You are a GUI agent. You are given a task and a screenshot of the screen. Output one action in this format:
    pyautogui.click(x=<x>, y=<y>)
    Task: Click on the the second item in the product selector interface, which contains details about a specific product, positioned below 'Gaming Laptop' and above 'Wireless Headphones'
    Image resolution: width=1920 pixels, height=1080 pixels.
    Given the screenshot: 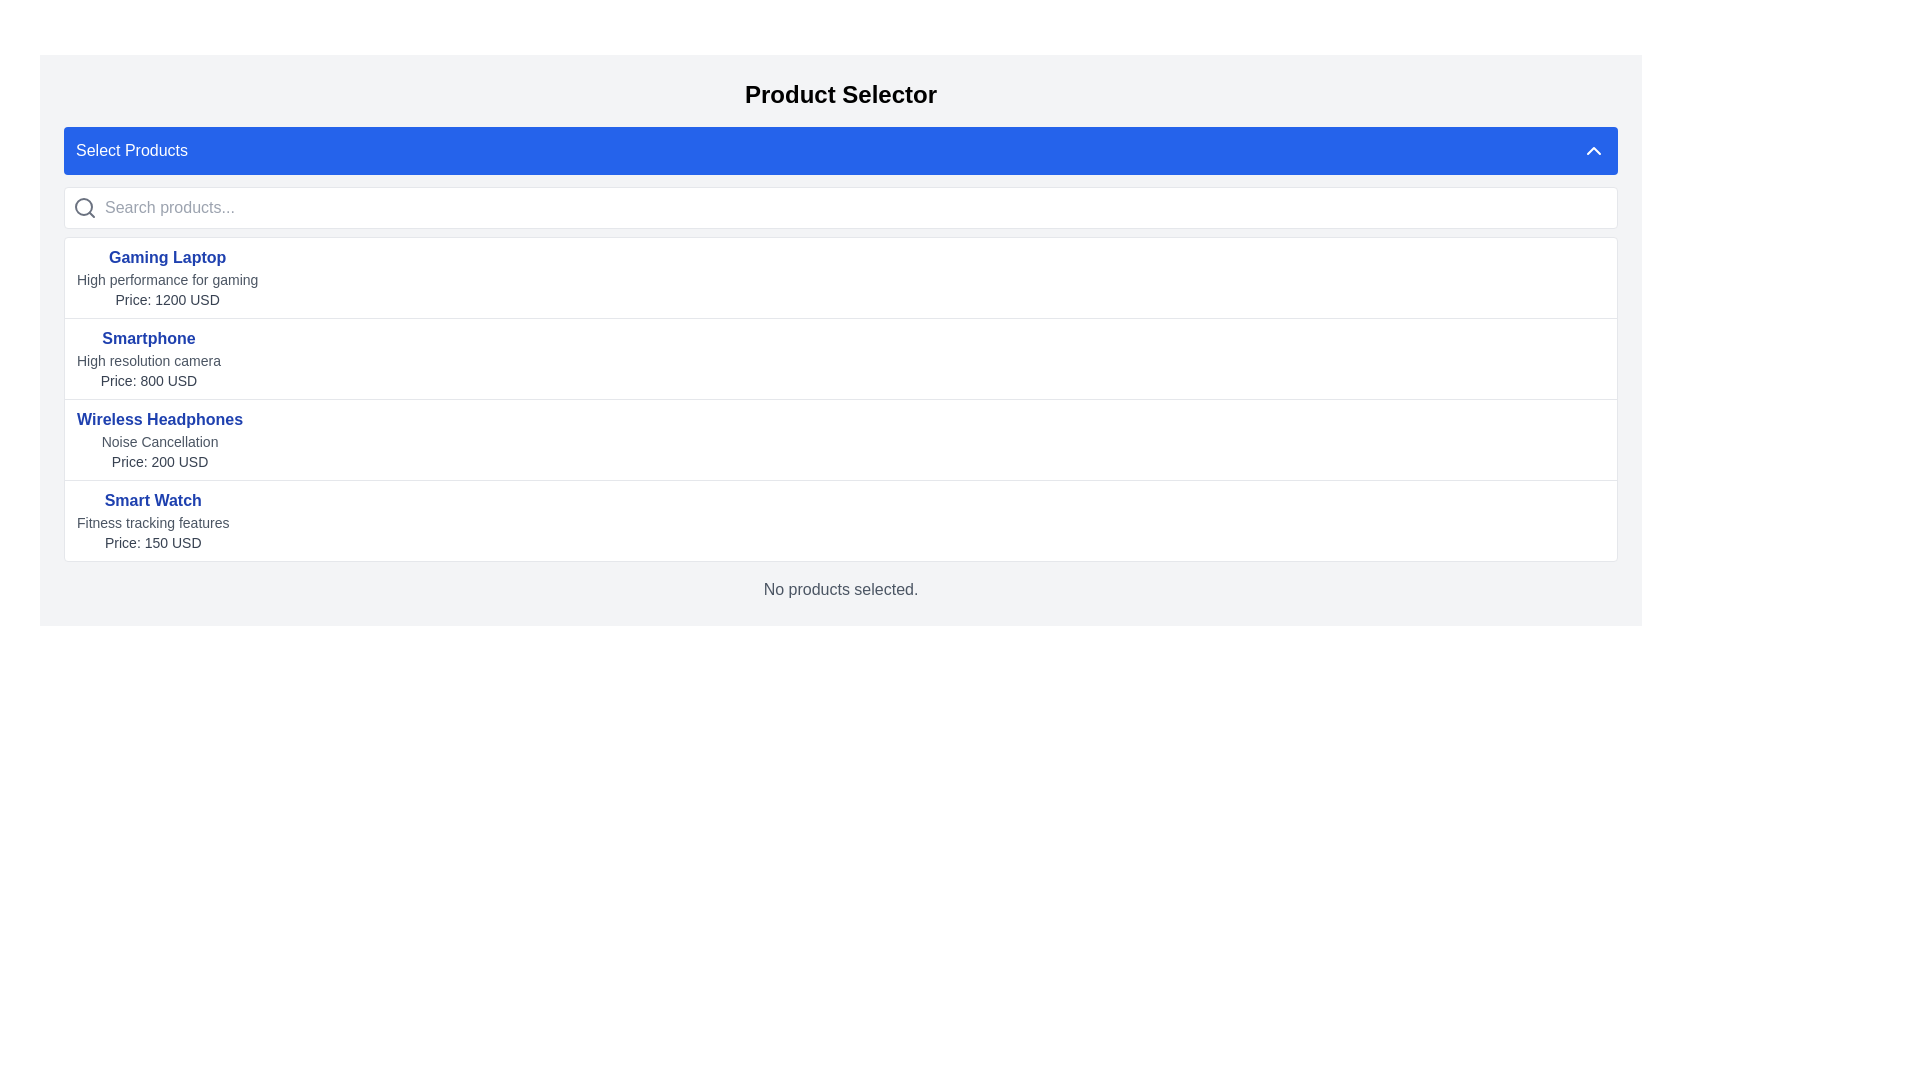 What is the action you would take?
    pyautogui.click(x=147, y=357)
    